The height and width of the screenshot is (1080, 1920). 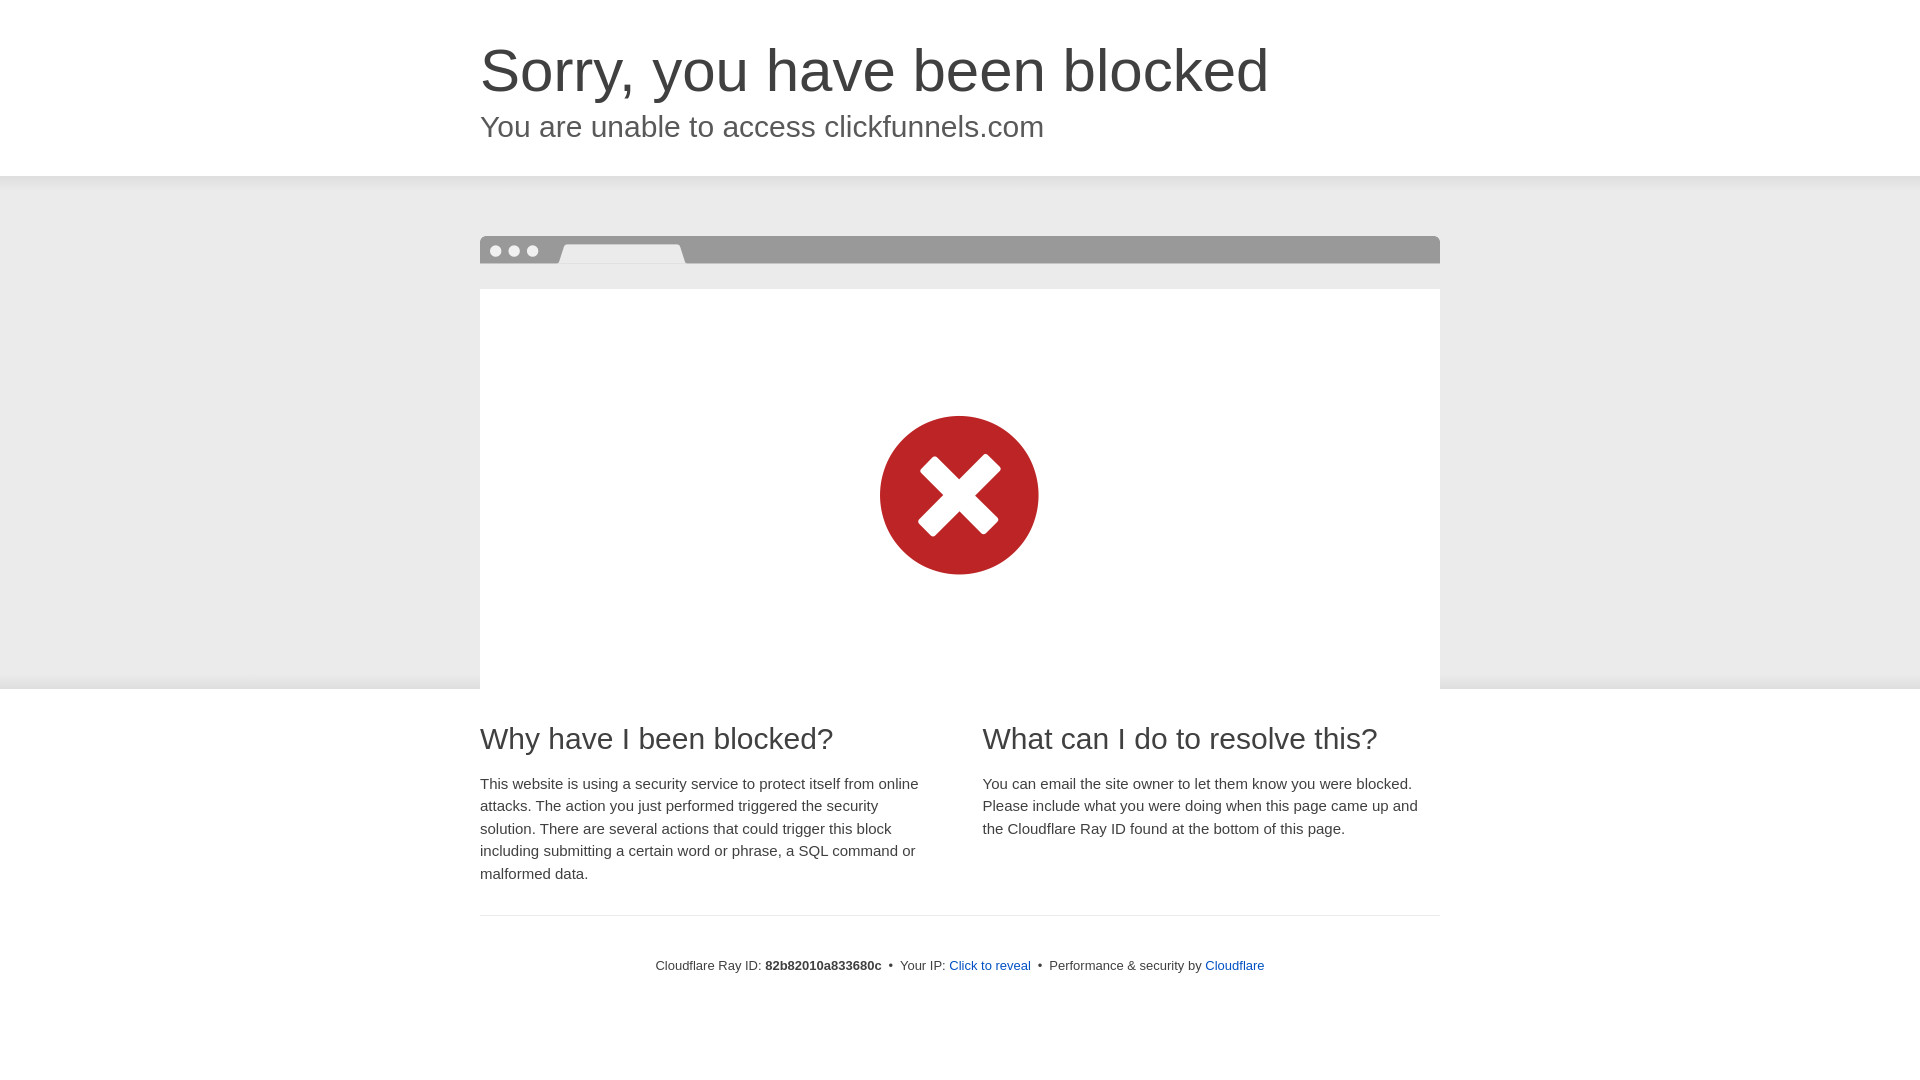 I want to click on 'Click to reveal', so click(x=948, y=964).